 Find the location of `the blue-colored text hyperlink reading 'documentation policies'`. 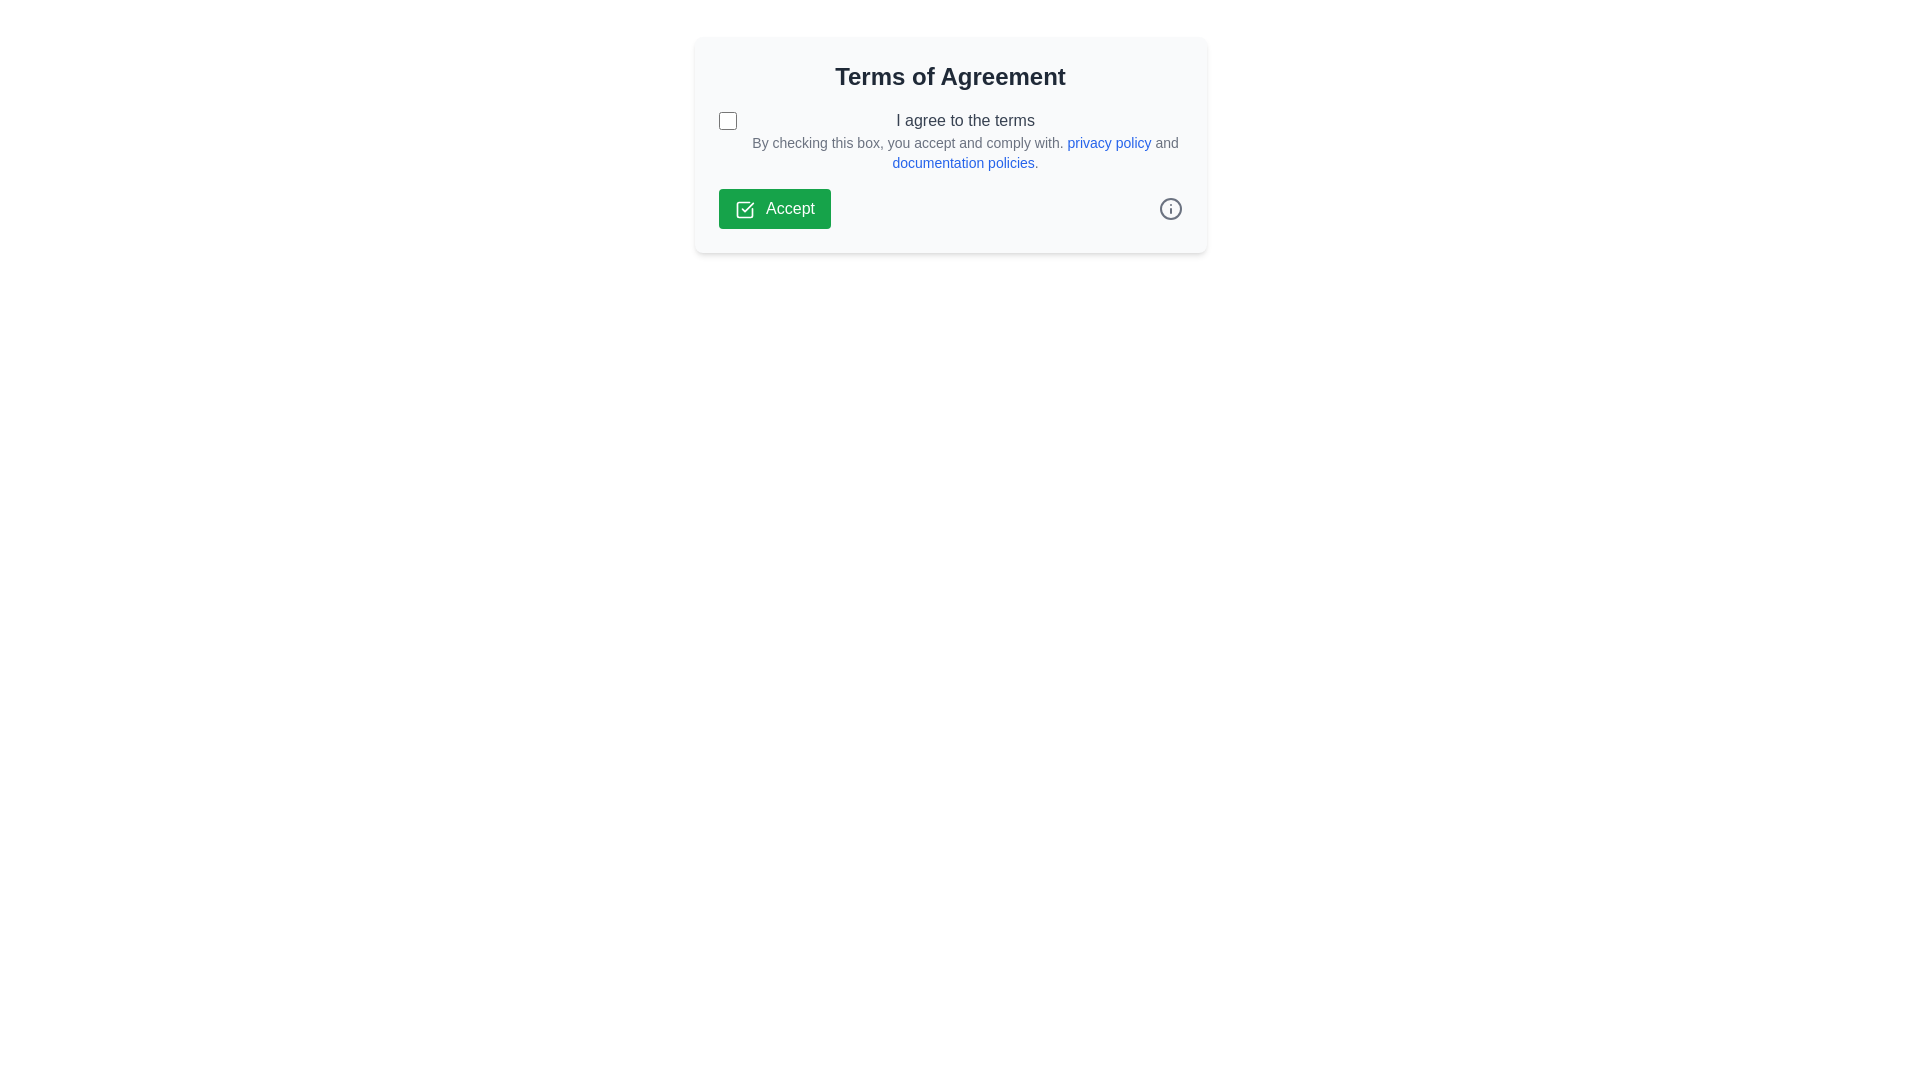

the blue-colored text hyperlink reading 'documentation policies' is located at coordinates (963, 161).